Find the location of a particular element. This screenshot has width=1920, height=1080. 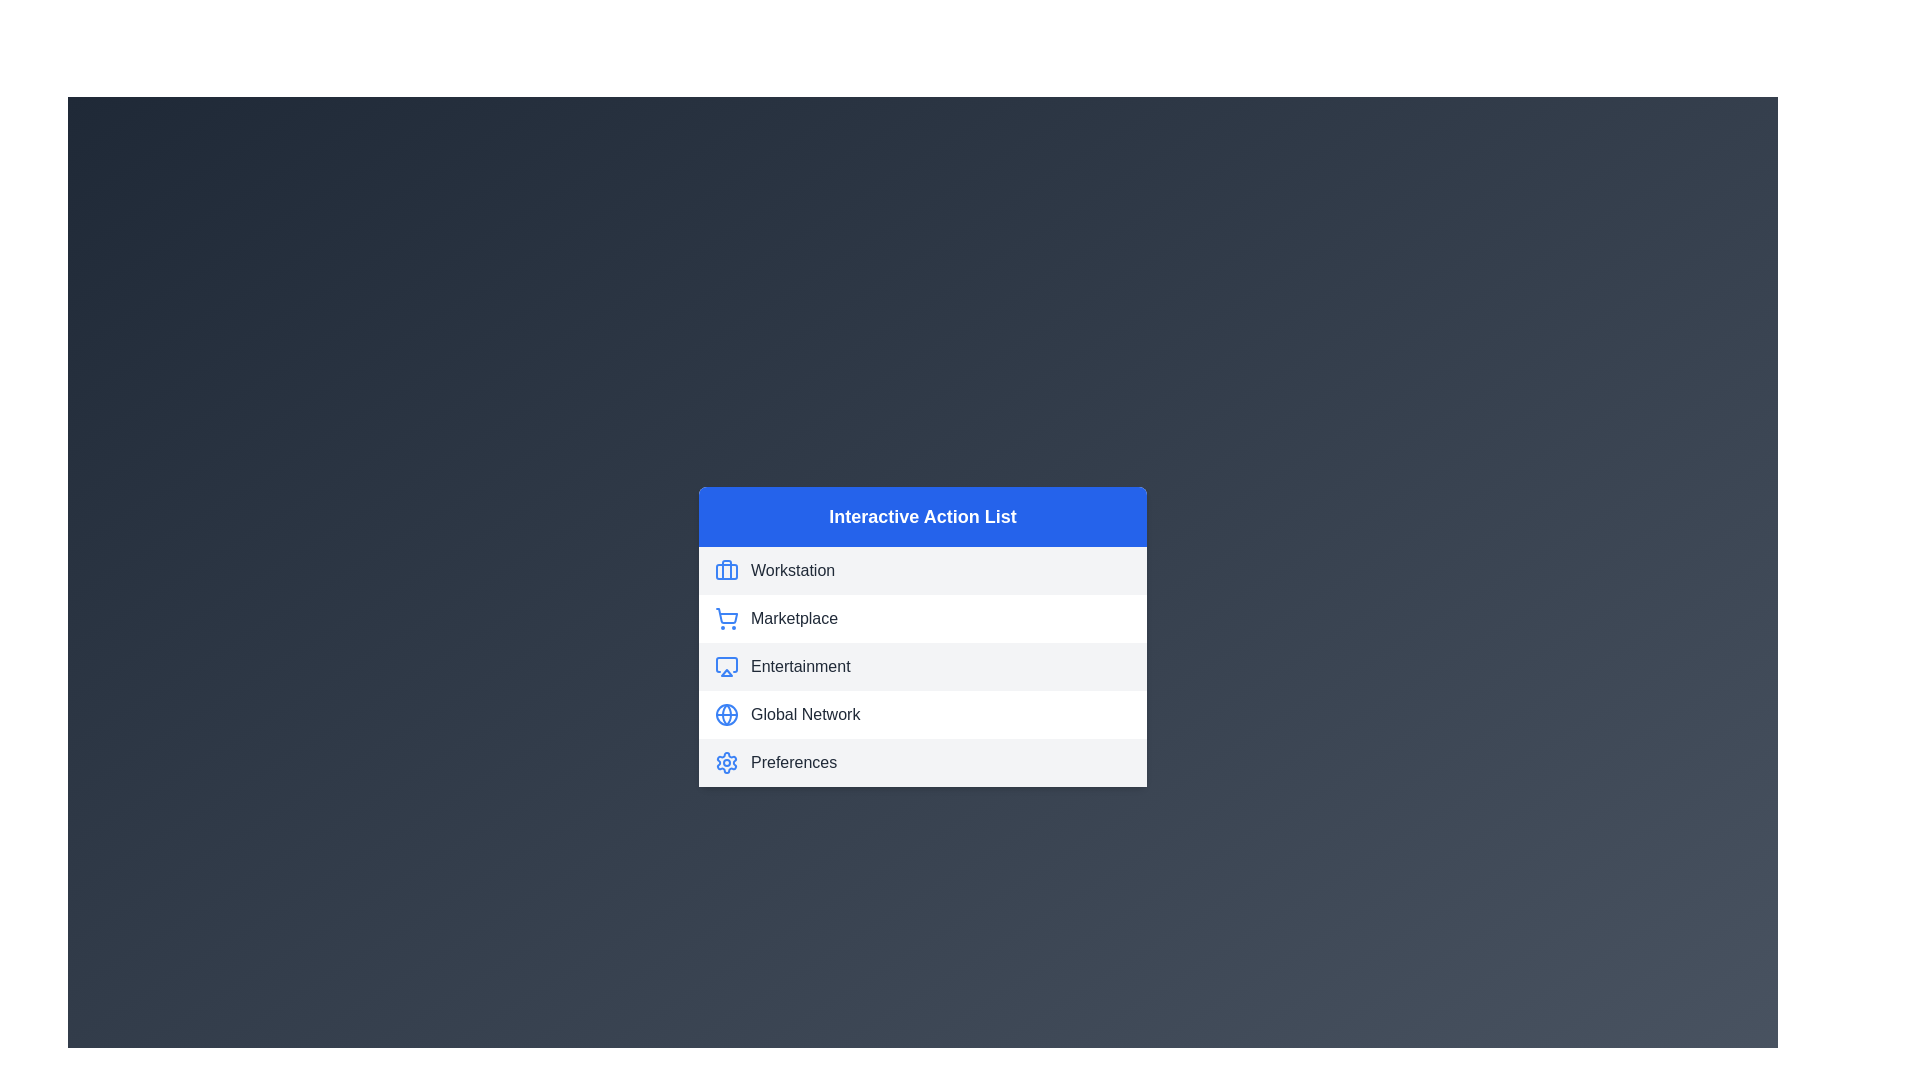

the shopping cart icon with a blue outline, located under the 'Interactive Action List' header is located at coordinates (725, 617).